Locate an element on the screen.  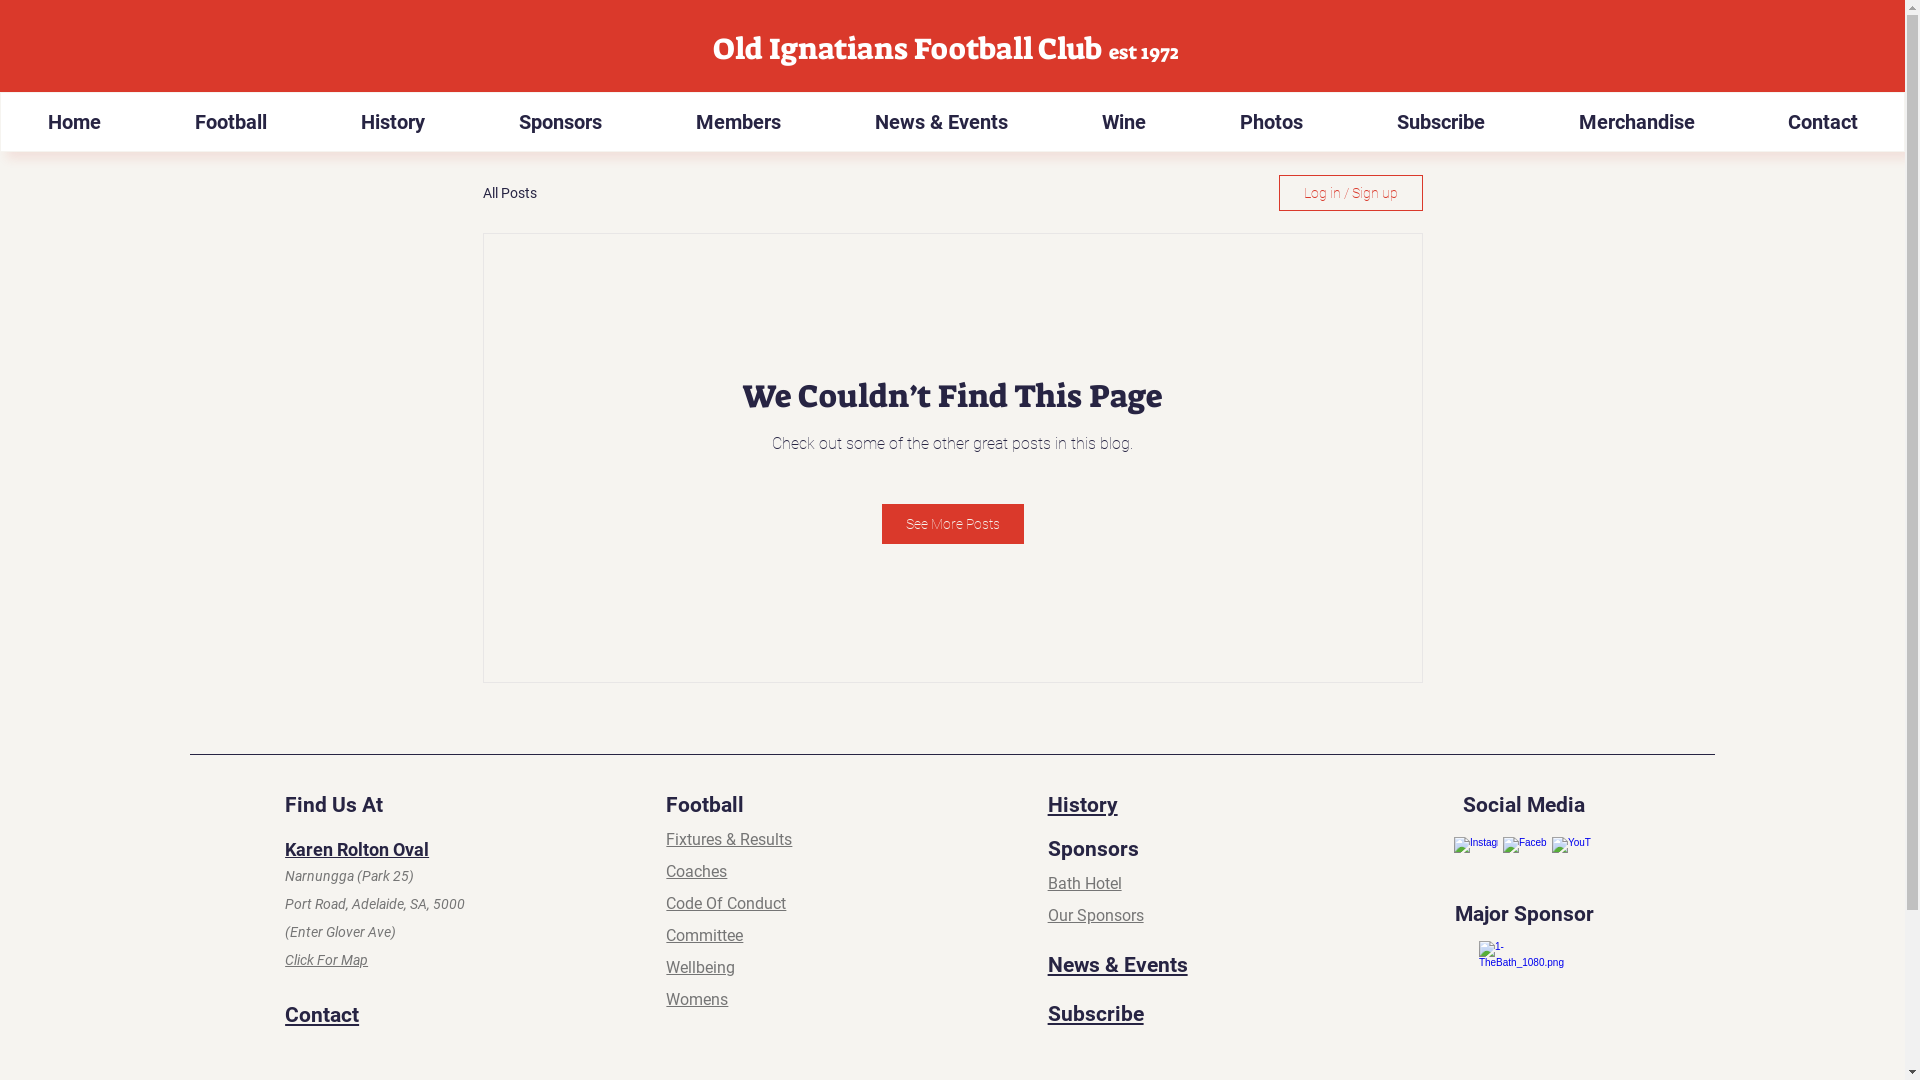
'Subscribe' is located at coordinates (1094, 1014).